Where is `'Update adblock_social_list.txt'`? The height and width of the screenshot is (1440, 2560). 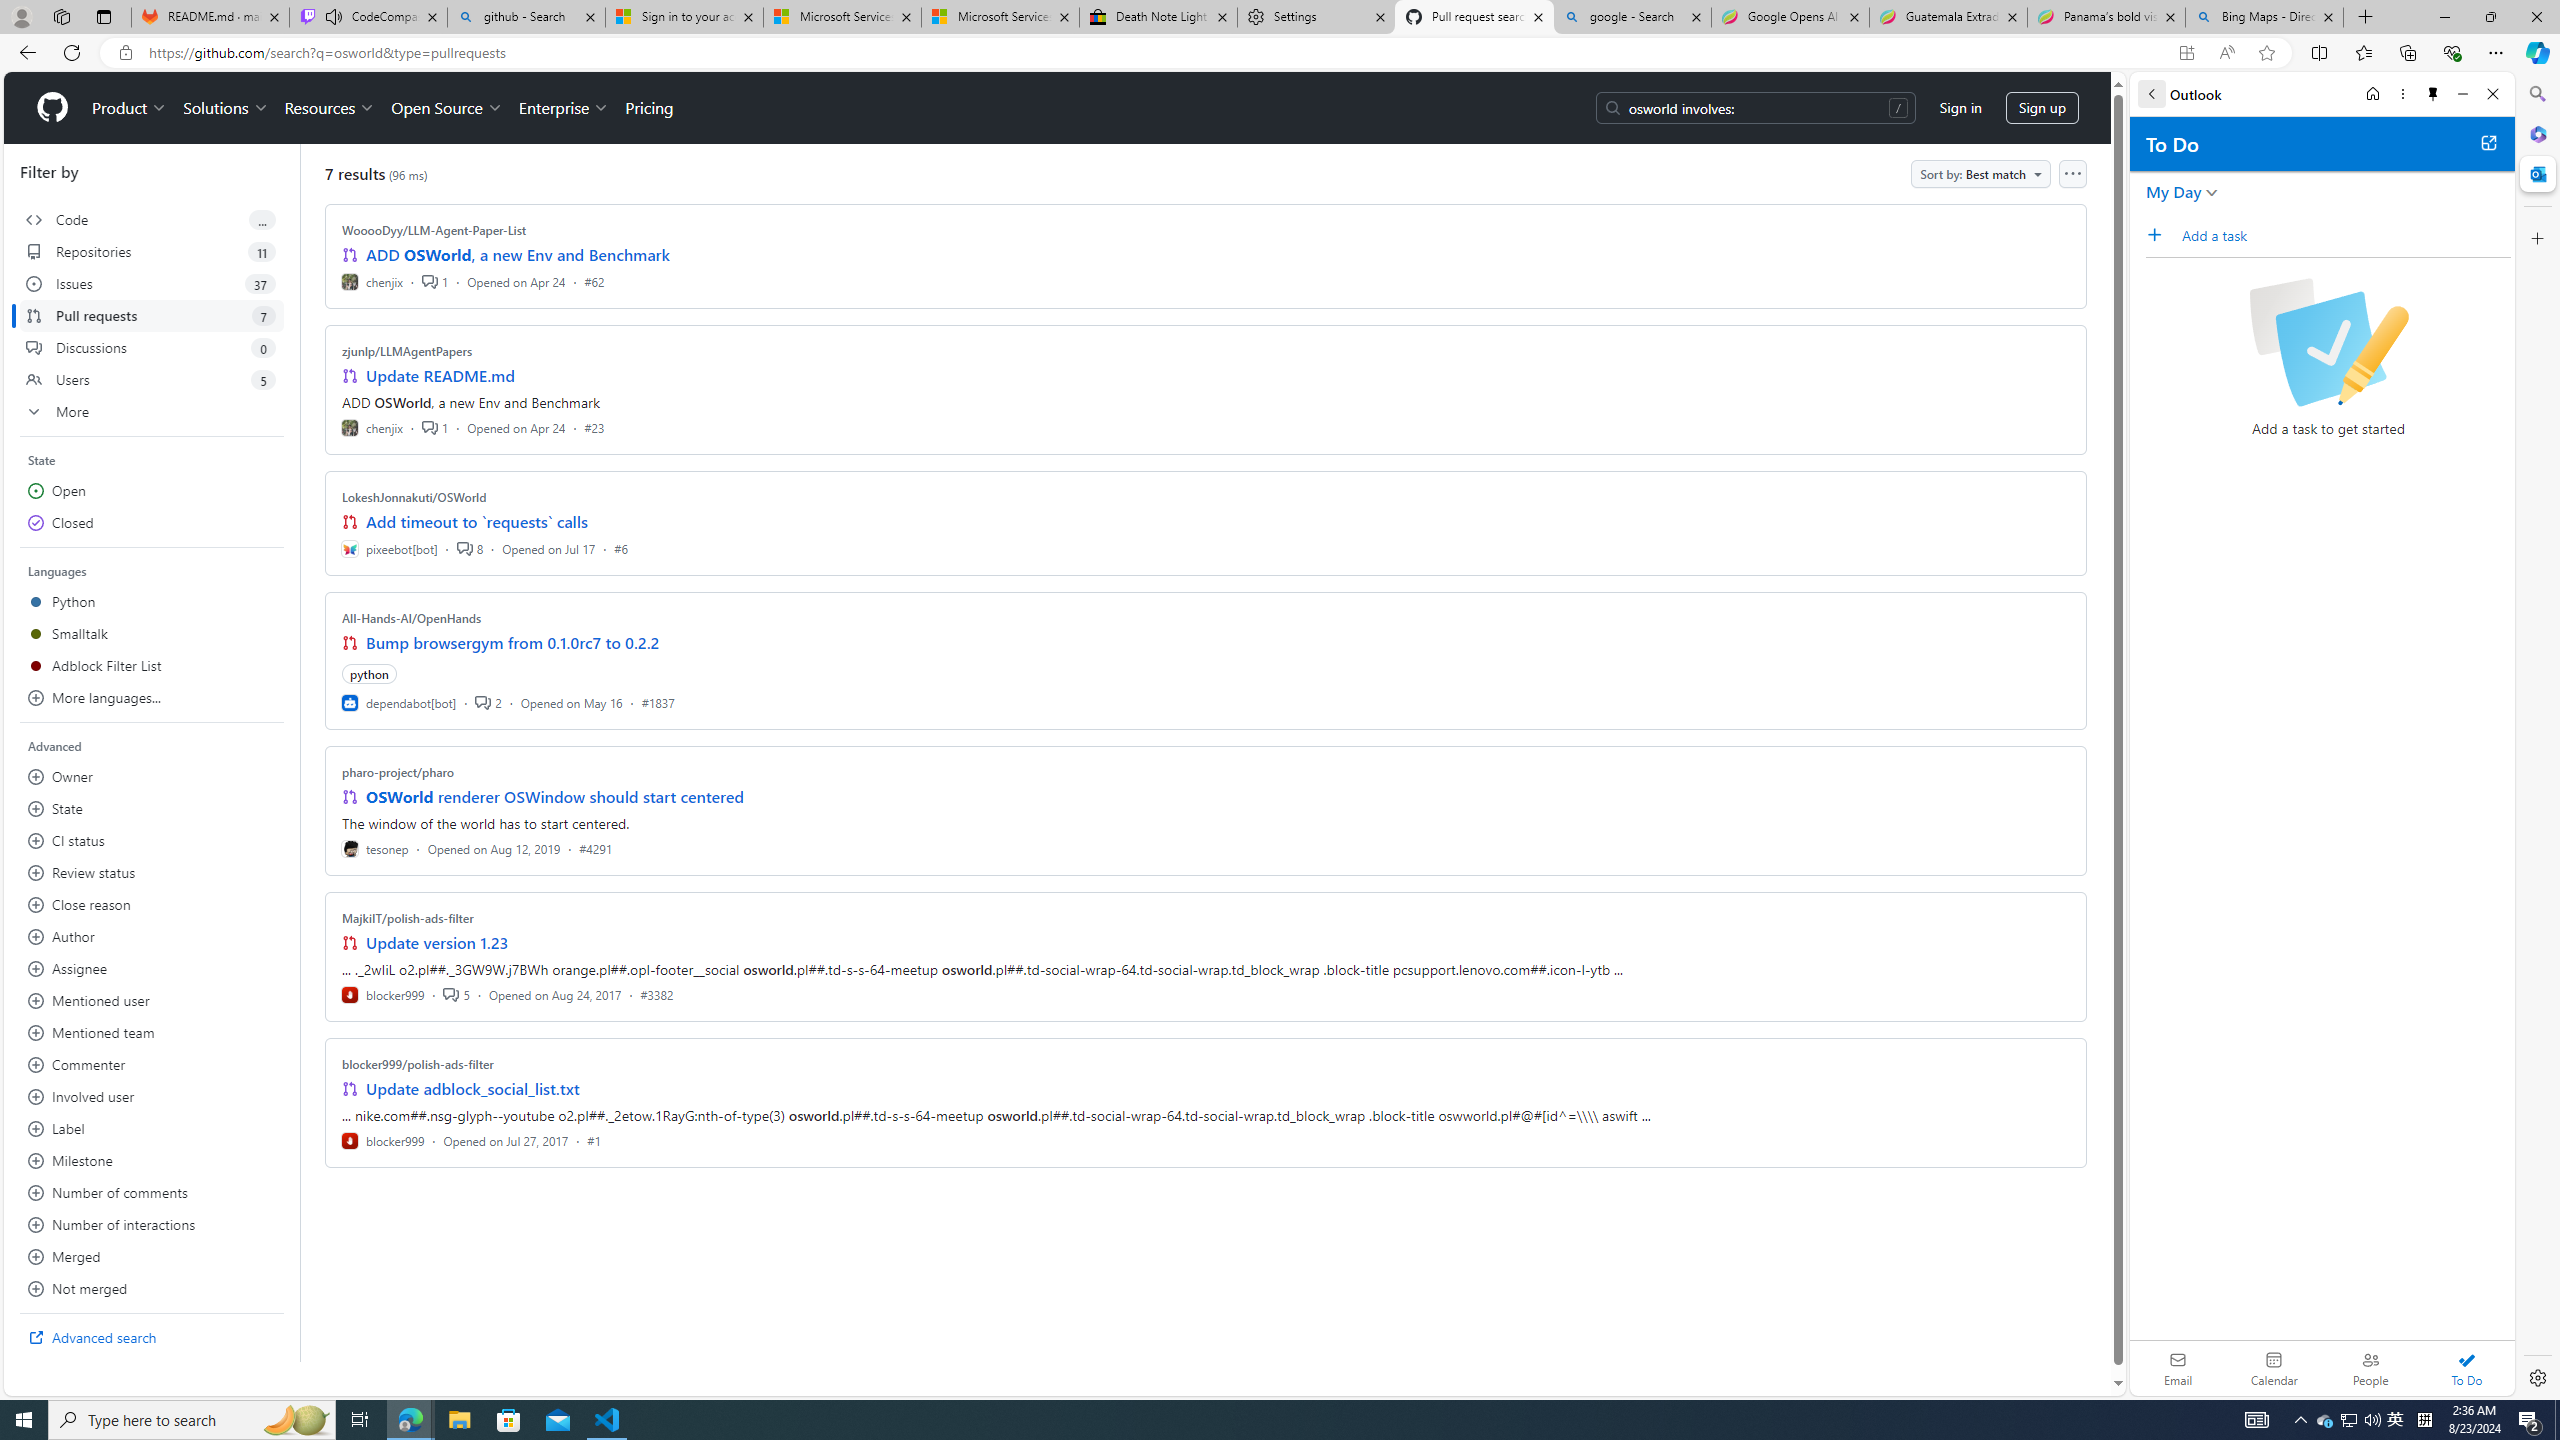
'Update adblock_social_list.txt' is located at coordinates (472, 1088).